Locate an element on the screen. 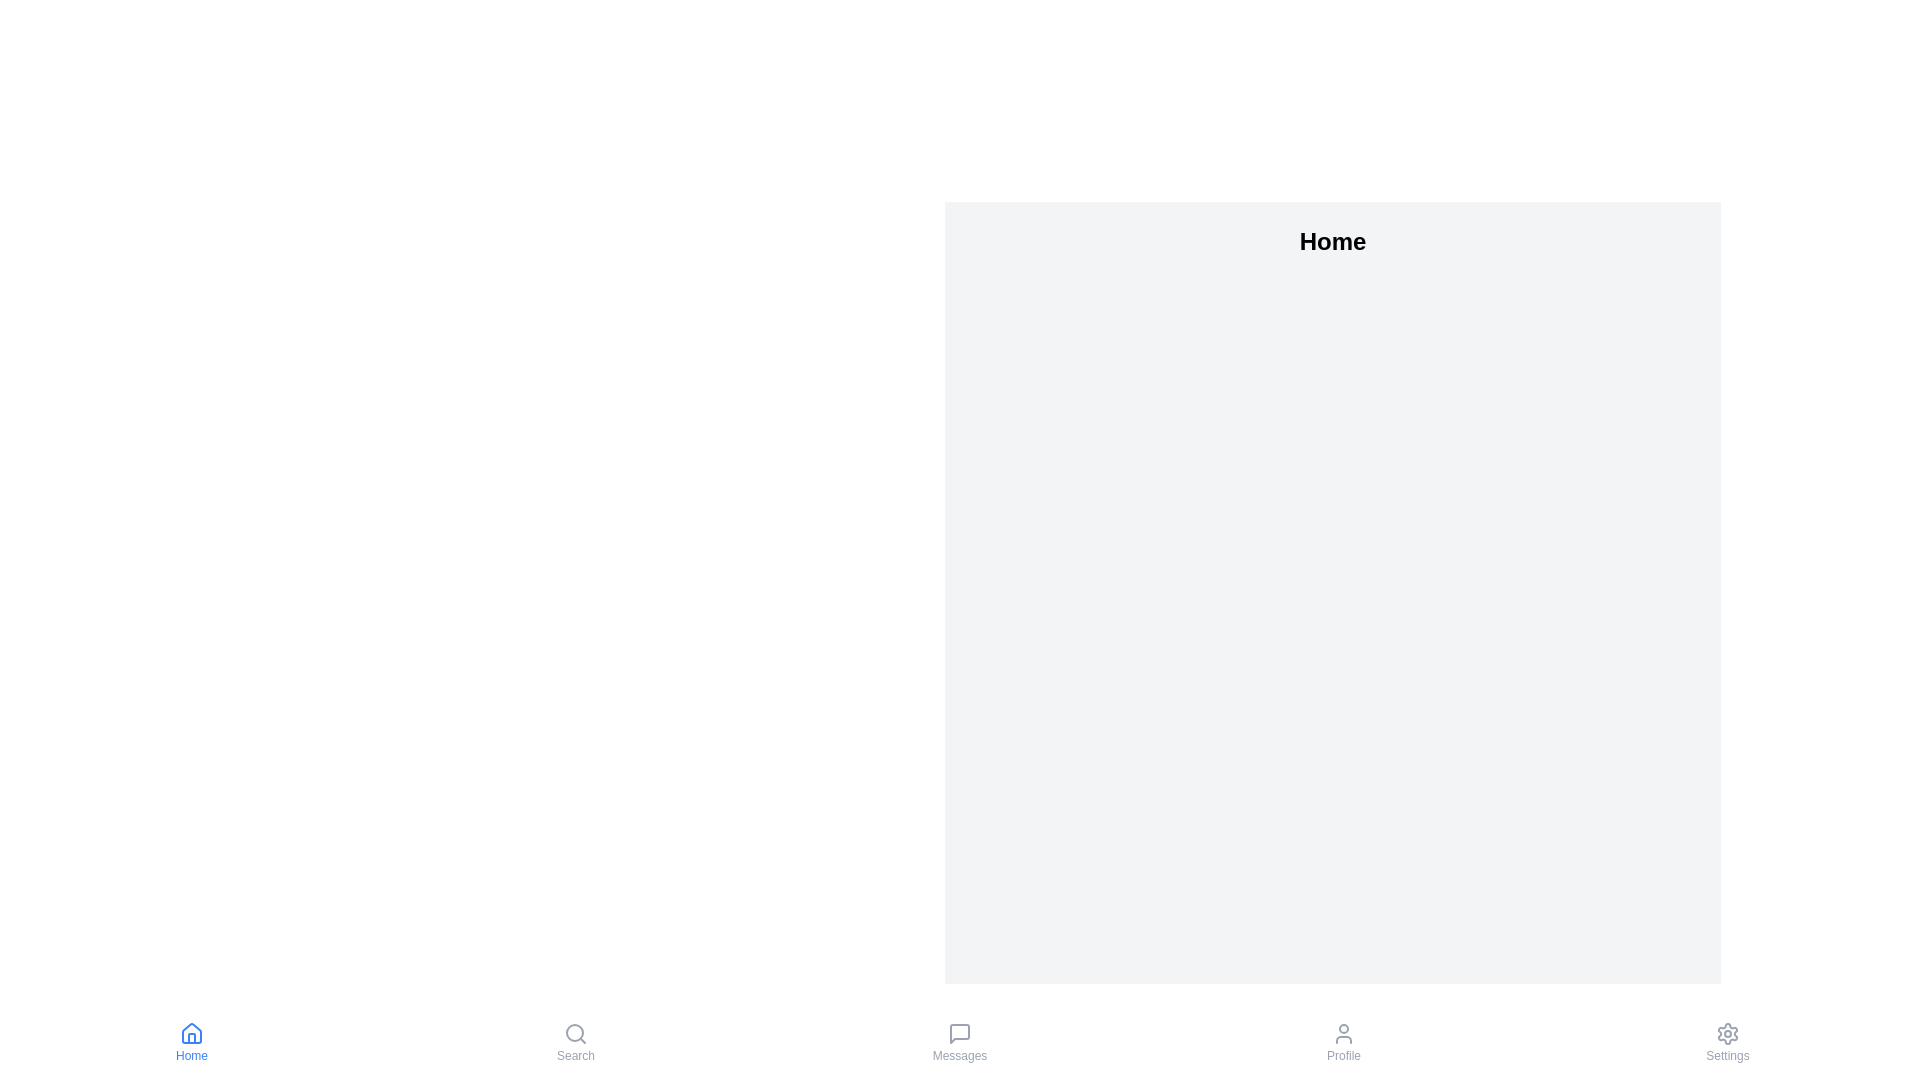  the message bubble icon in the bottom navigation bar is located at coordinates (960, 1033).